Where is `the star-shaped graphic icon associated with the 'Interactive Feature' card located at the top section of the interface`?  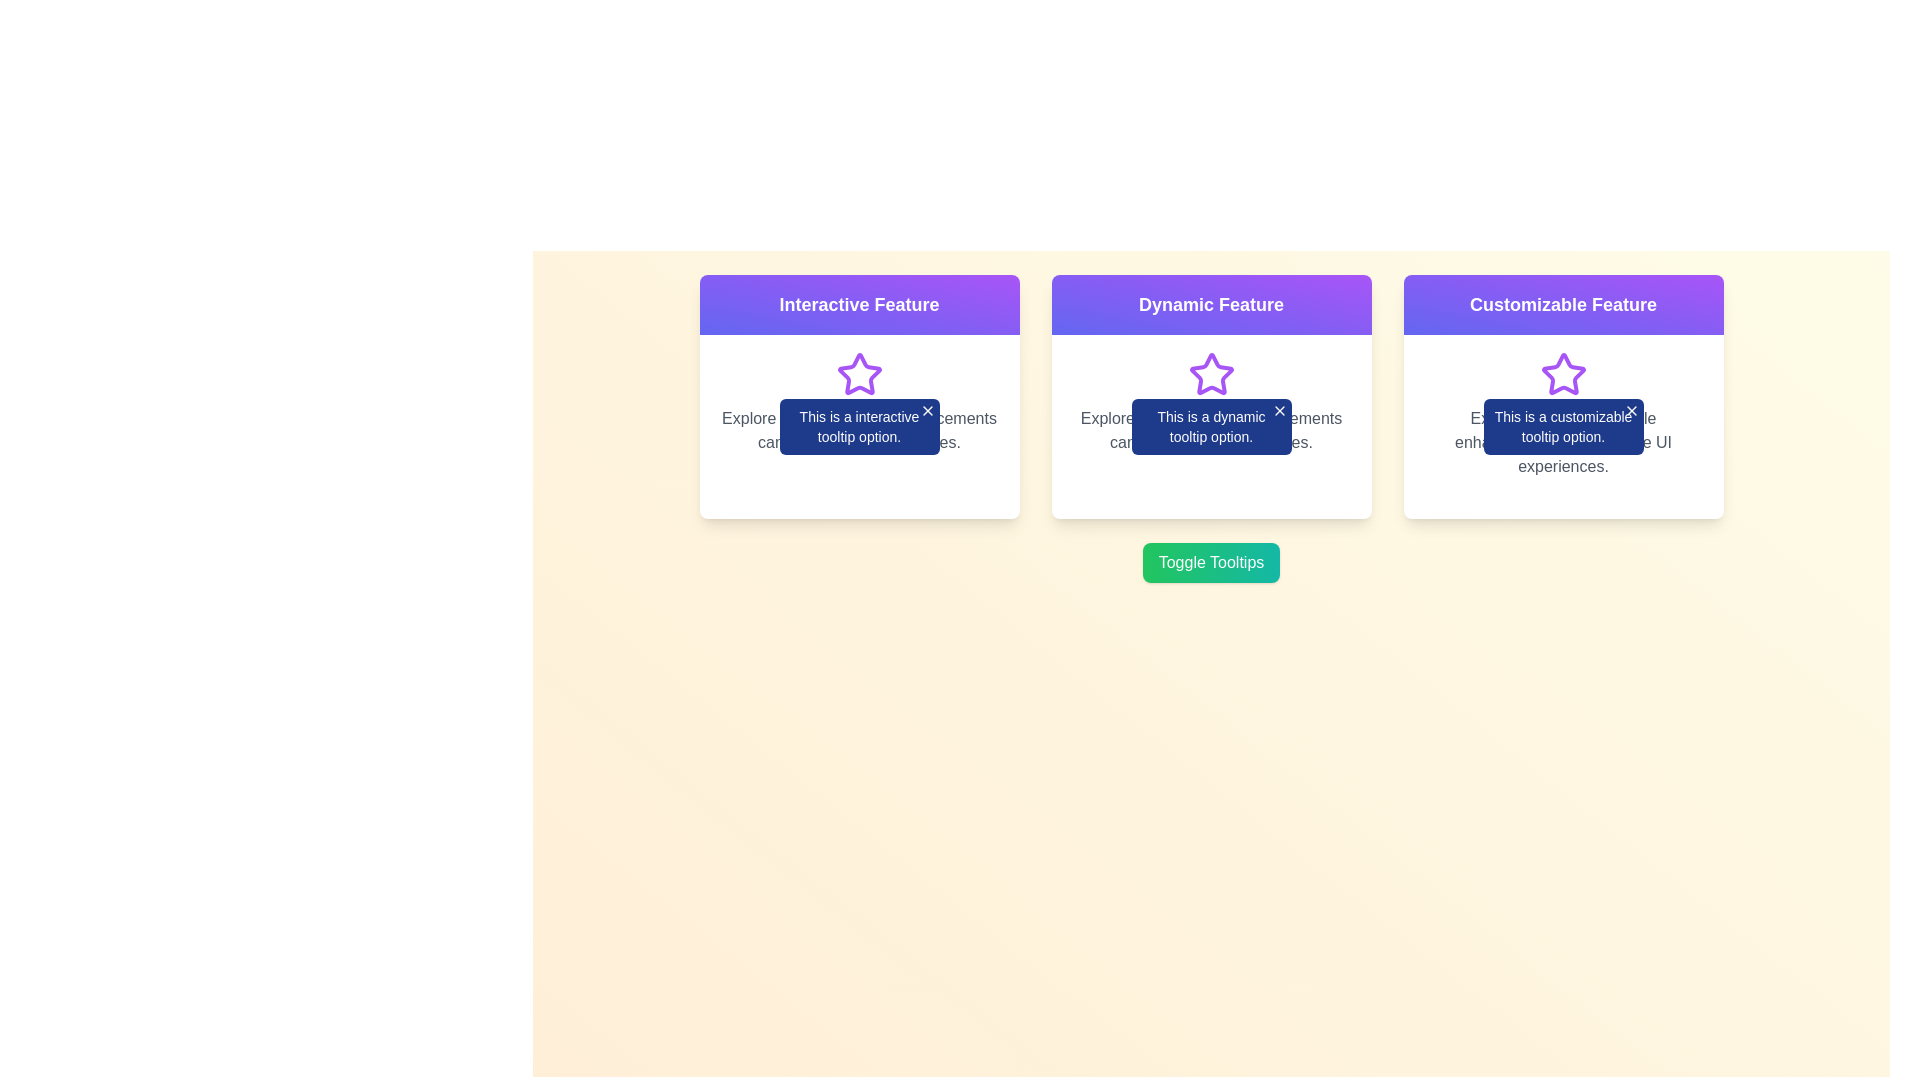
the star-shaped graphic icon associated with the 'Interactive Feature' card located at the top section of the interface is located at coordinates (859, 374).